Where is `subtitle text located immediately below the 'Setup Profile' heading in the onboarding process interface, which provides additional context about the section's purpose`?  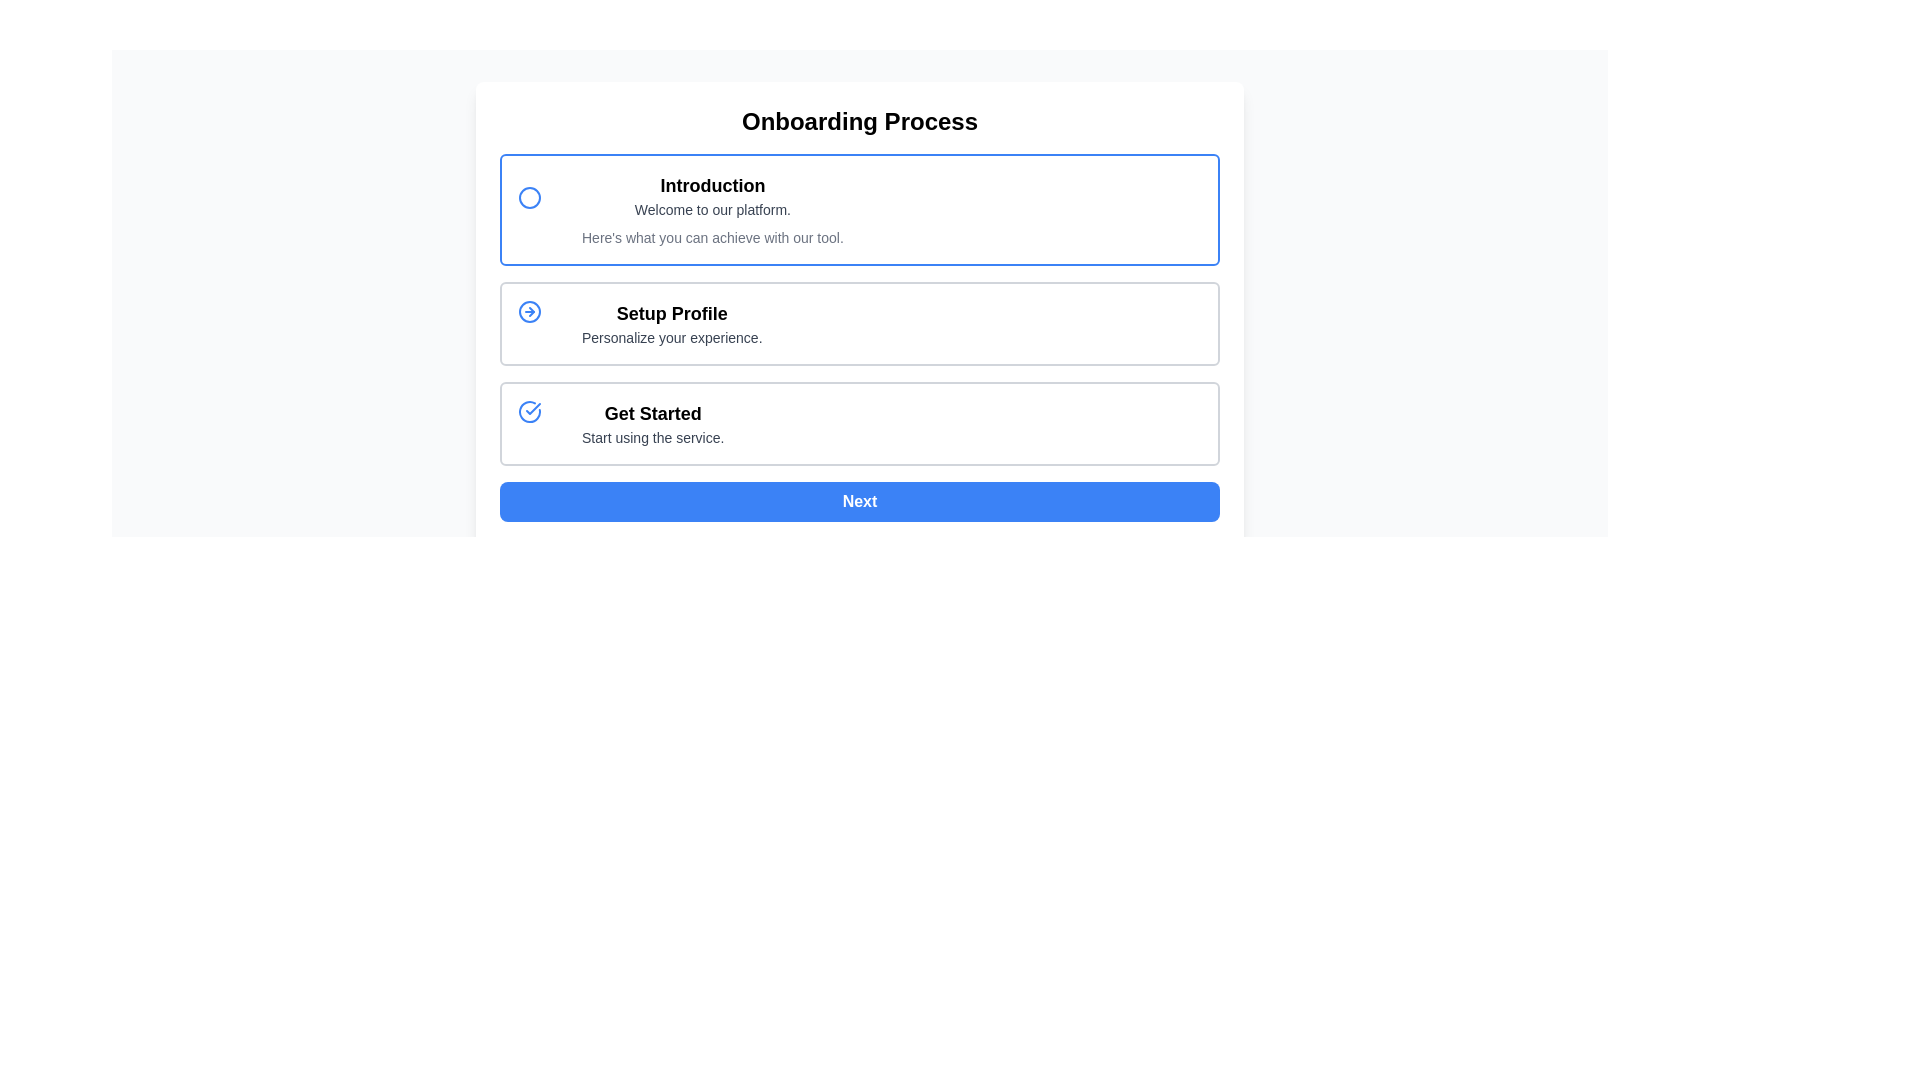 subtitle text located immediately below the 'Setup Profile' heading in the onboarding process interface, which provides additional context about the section's purpose is located at coordinates (672, 337).